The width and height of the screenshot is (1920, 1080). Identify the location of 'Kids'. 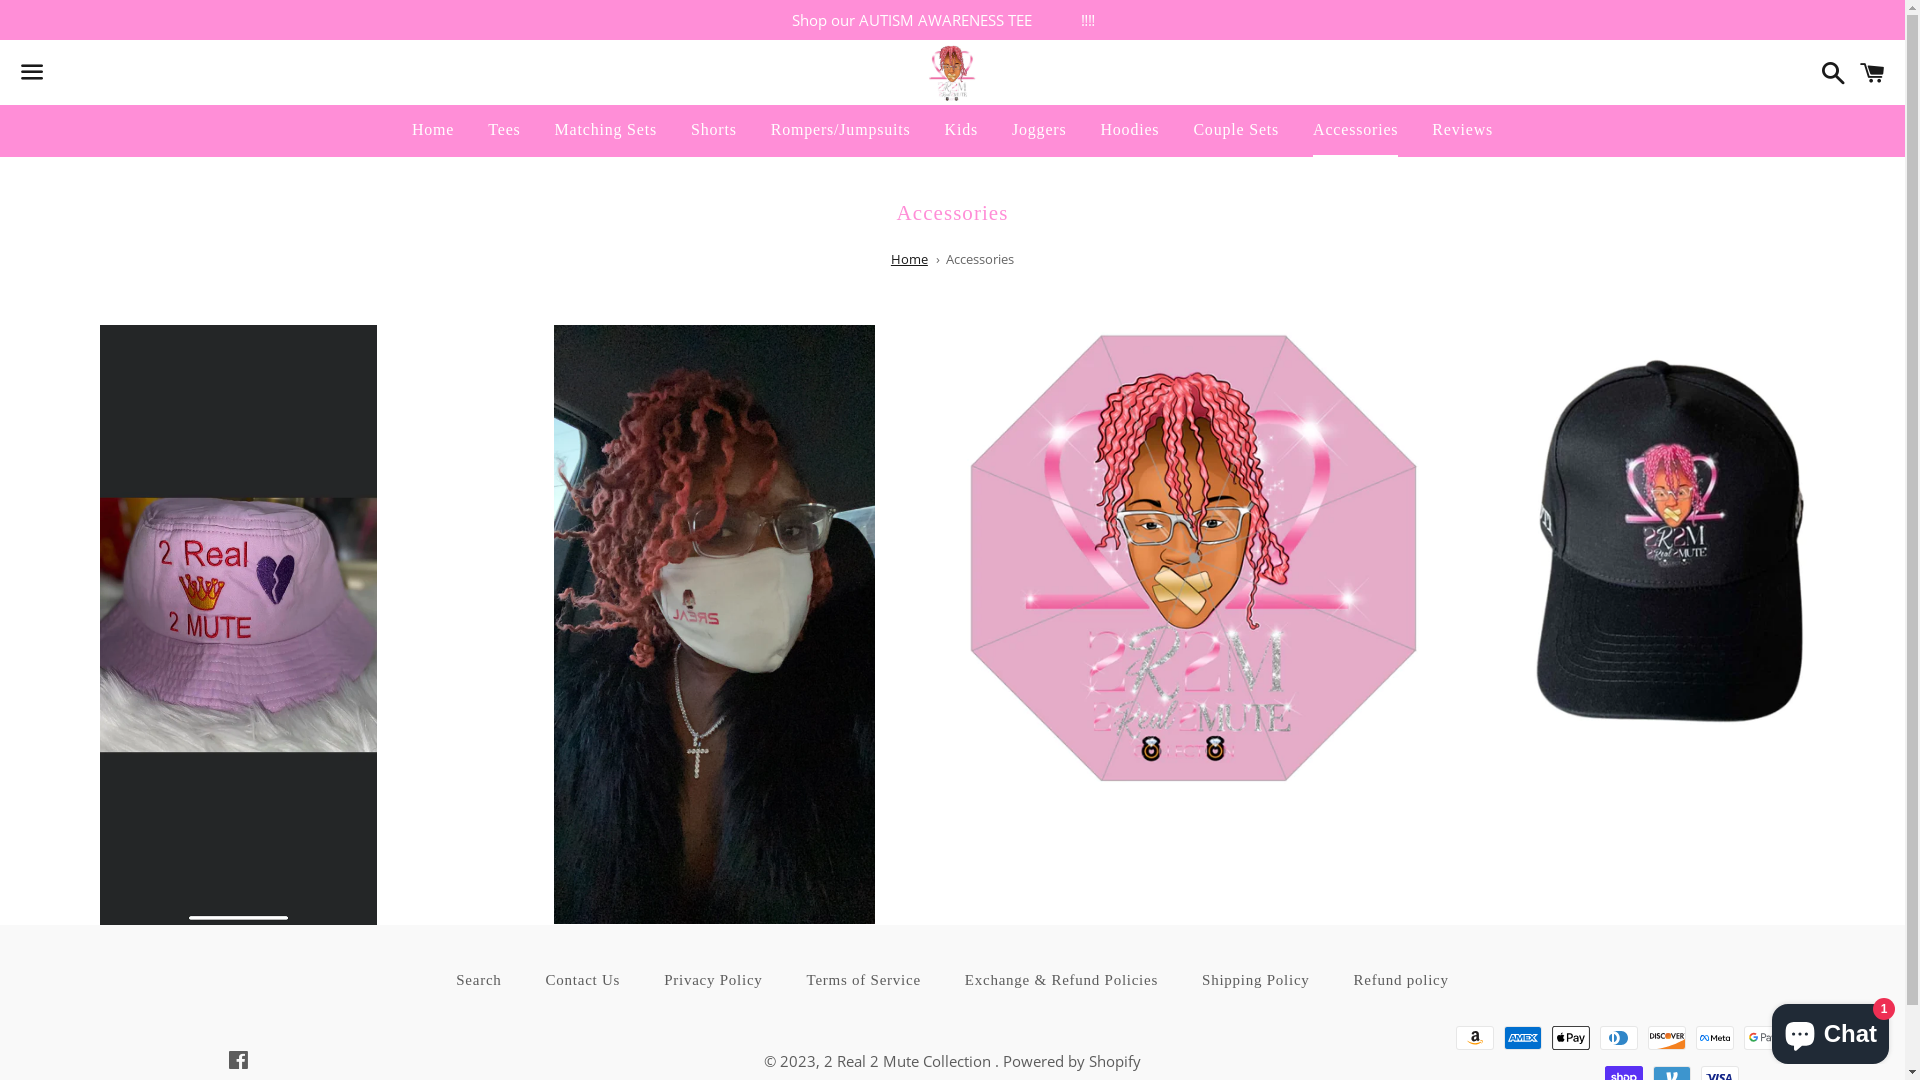
(961, 130).